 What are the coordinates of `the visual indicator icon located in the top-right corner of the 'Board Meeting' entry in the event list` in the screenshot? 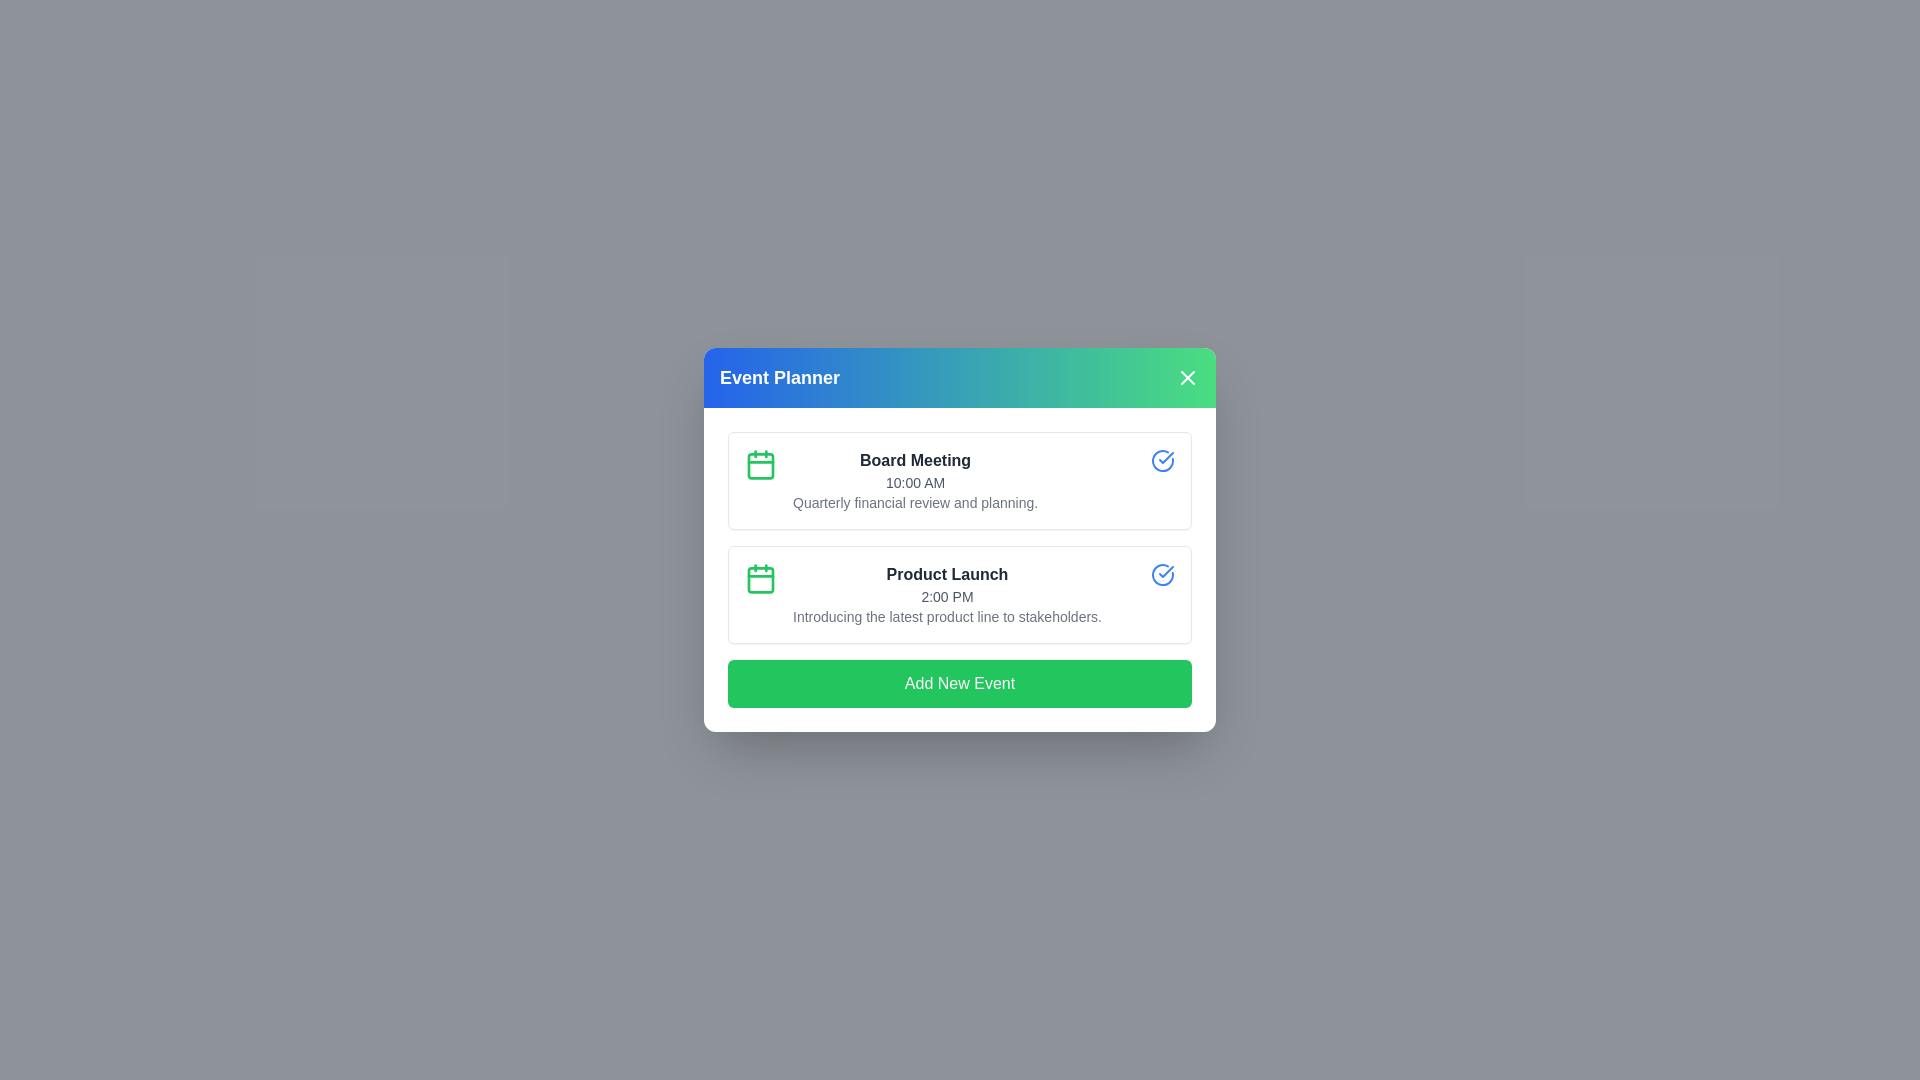 It's located at (1166, 571).